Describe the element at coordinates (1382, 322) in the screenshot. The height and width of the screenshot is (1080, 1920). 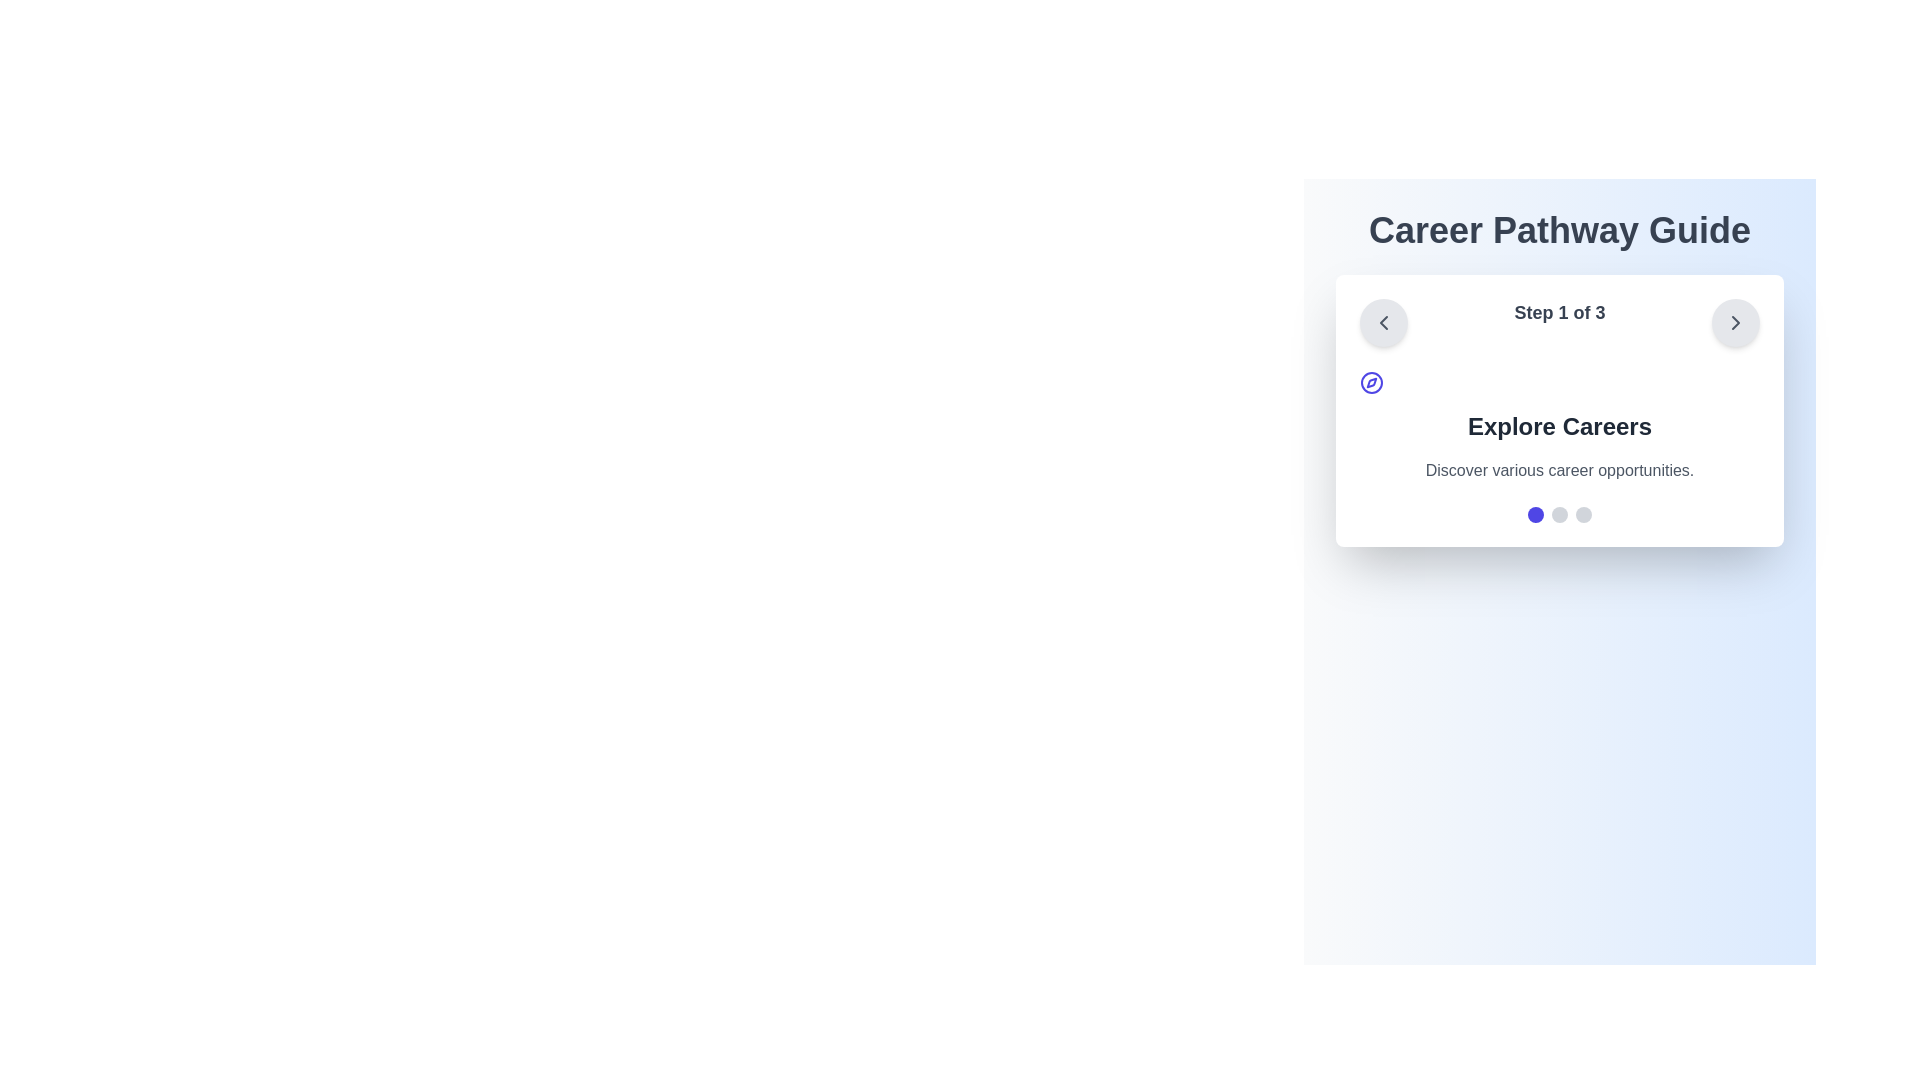
I see `the leftward-pointing chevron icon located inside a circular button` at that location.